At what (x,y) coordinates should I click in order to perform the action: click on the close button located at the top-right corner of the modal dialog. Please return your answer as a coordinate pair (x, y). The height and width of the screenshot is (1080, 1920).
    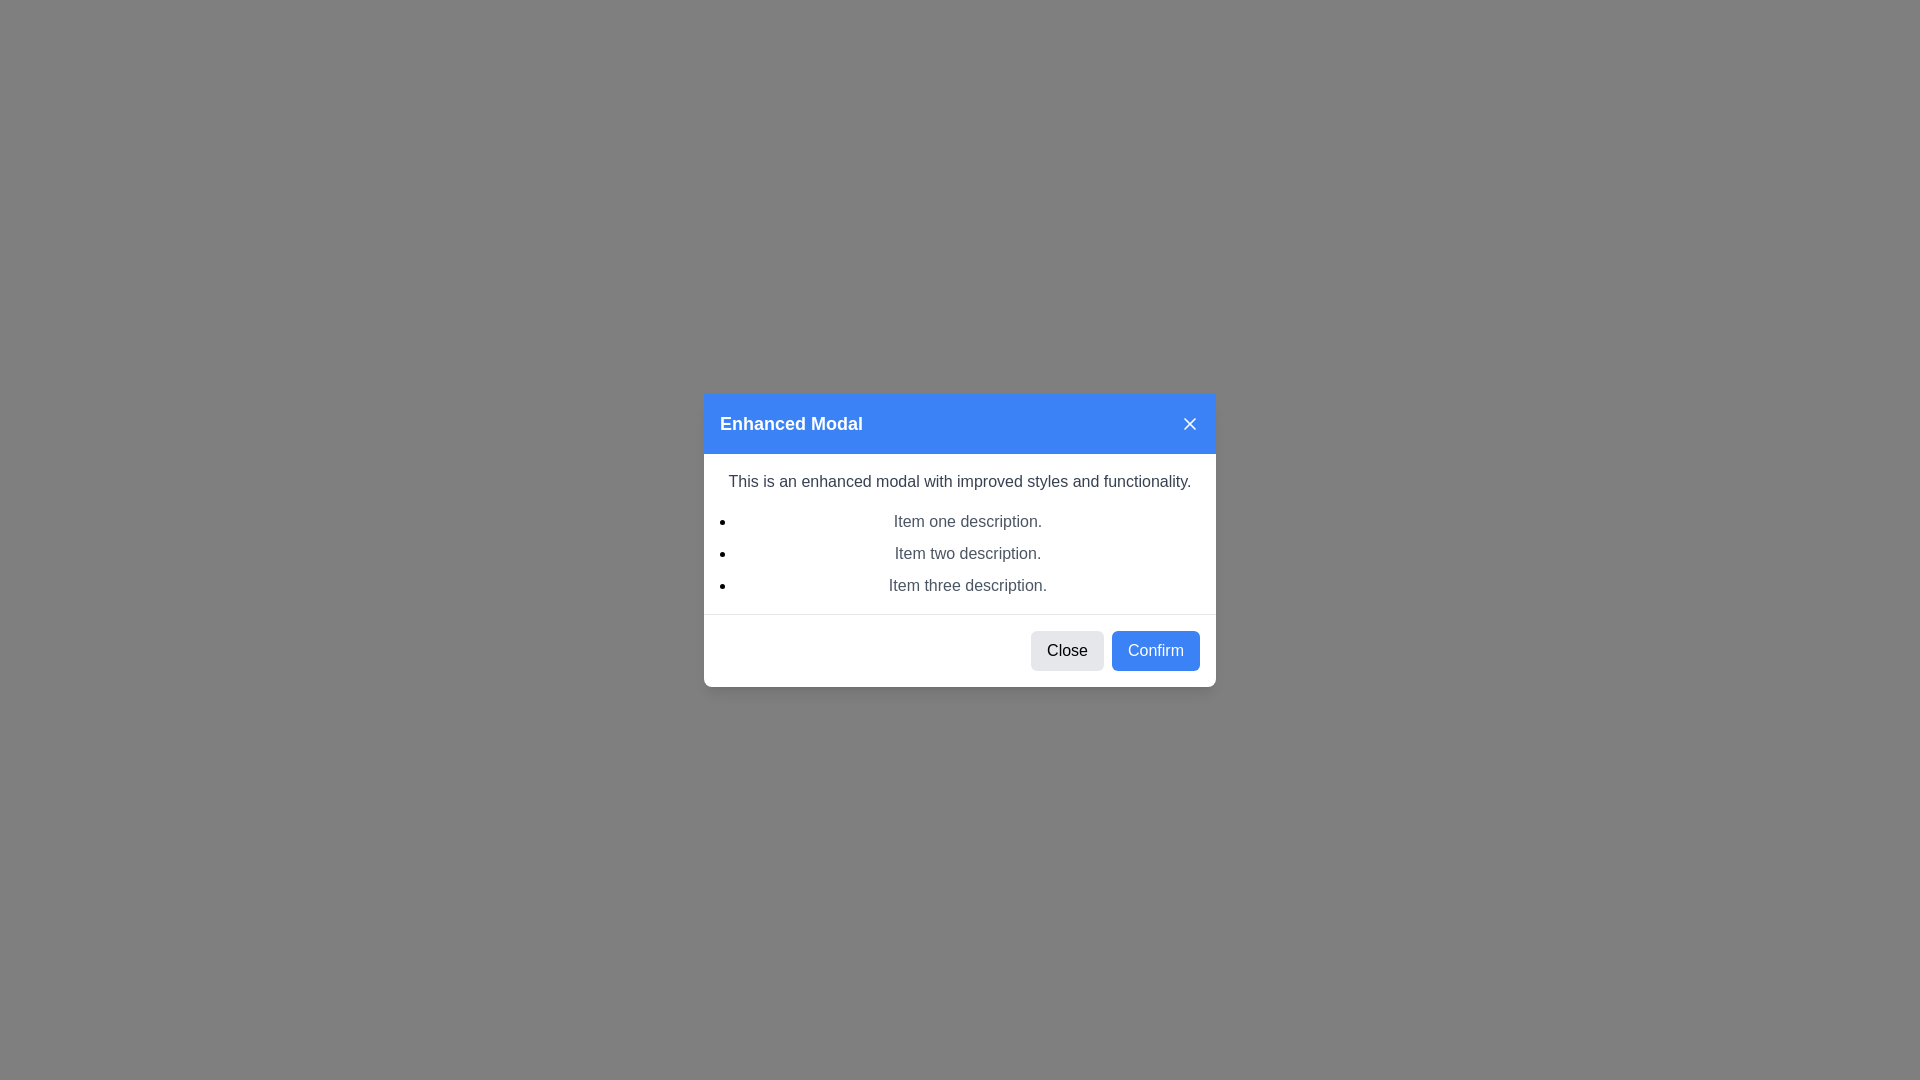
    Looking at the image, I should click on (1190, 422).